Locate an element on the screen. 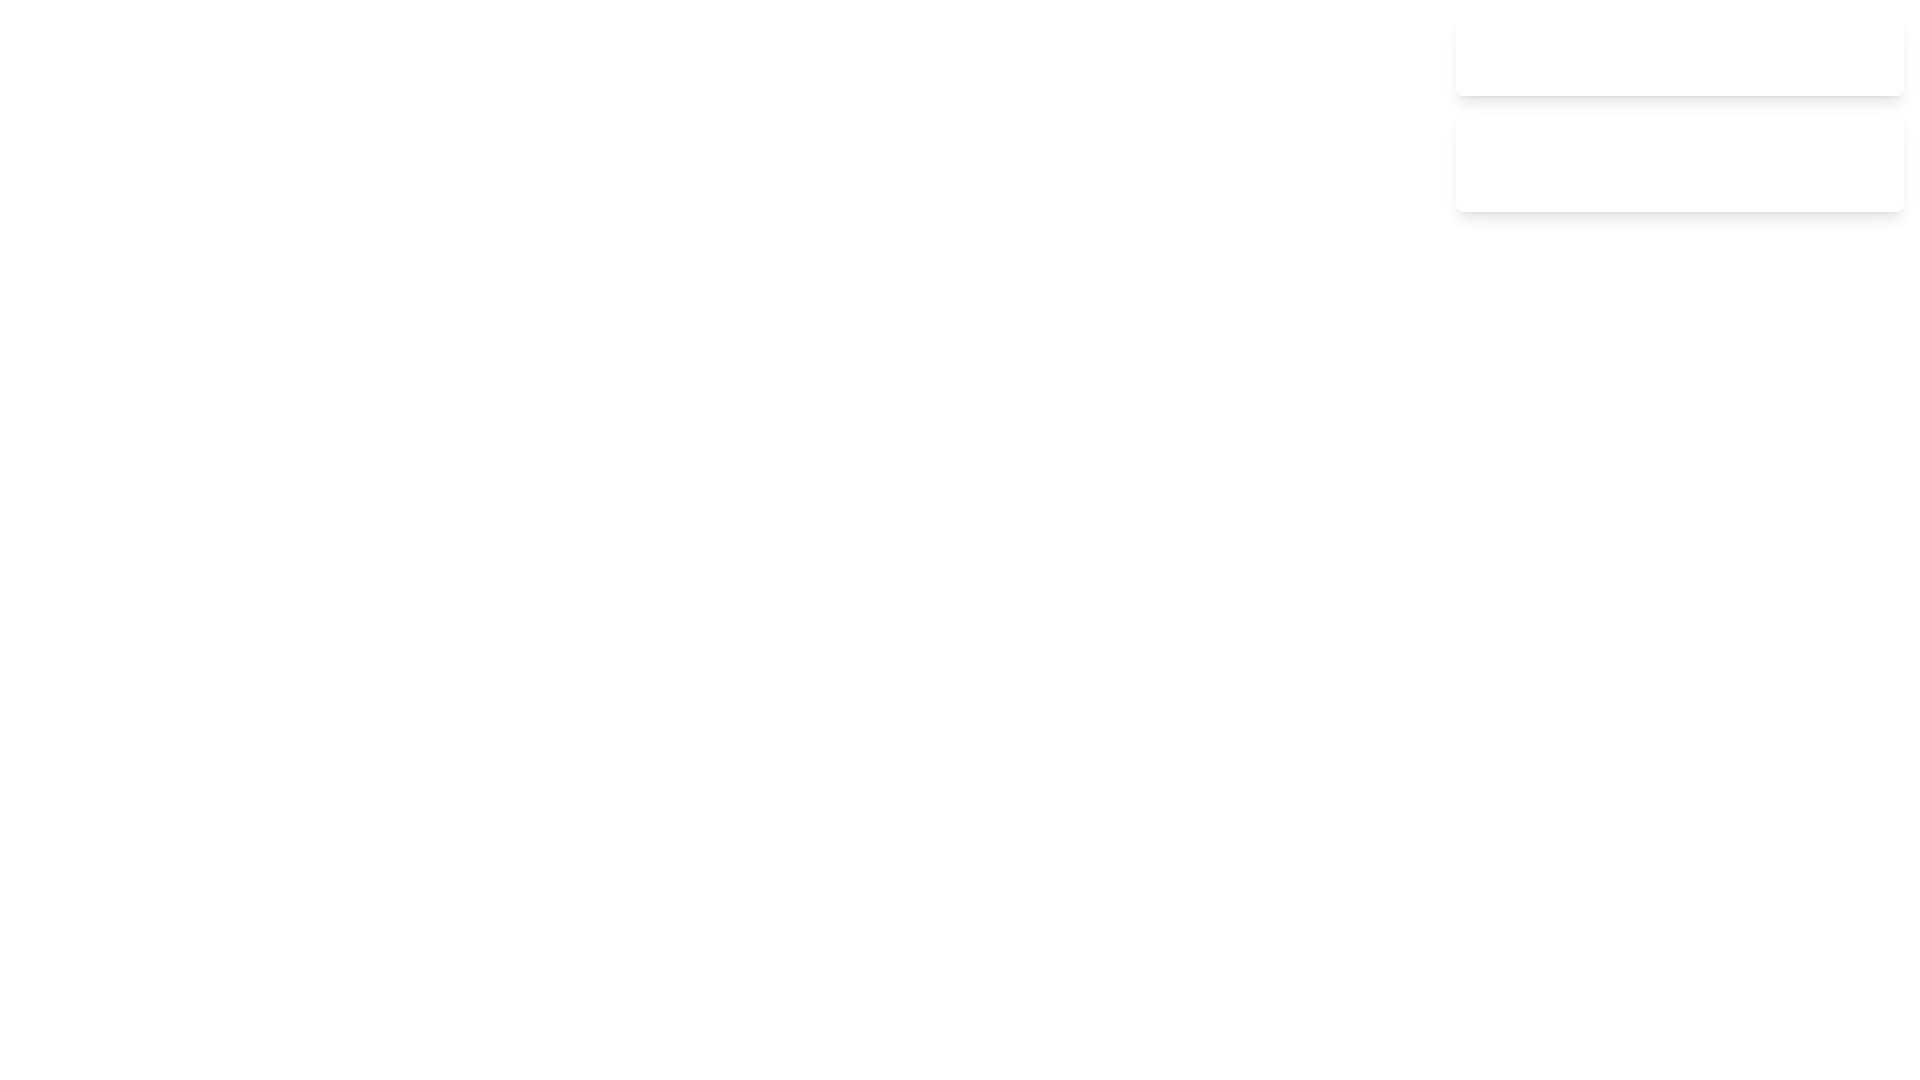 This screenshot has height=1080, width=1920. the close button of the alert to dismiss it is located at coordinates (1866, 55).